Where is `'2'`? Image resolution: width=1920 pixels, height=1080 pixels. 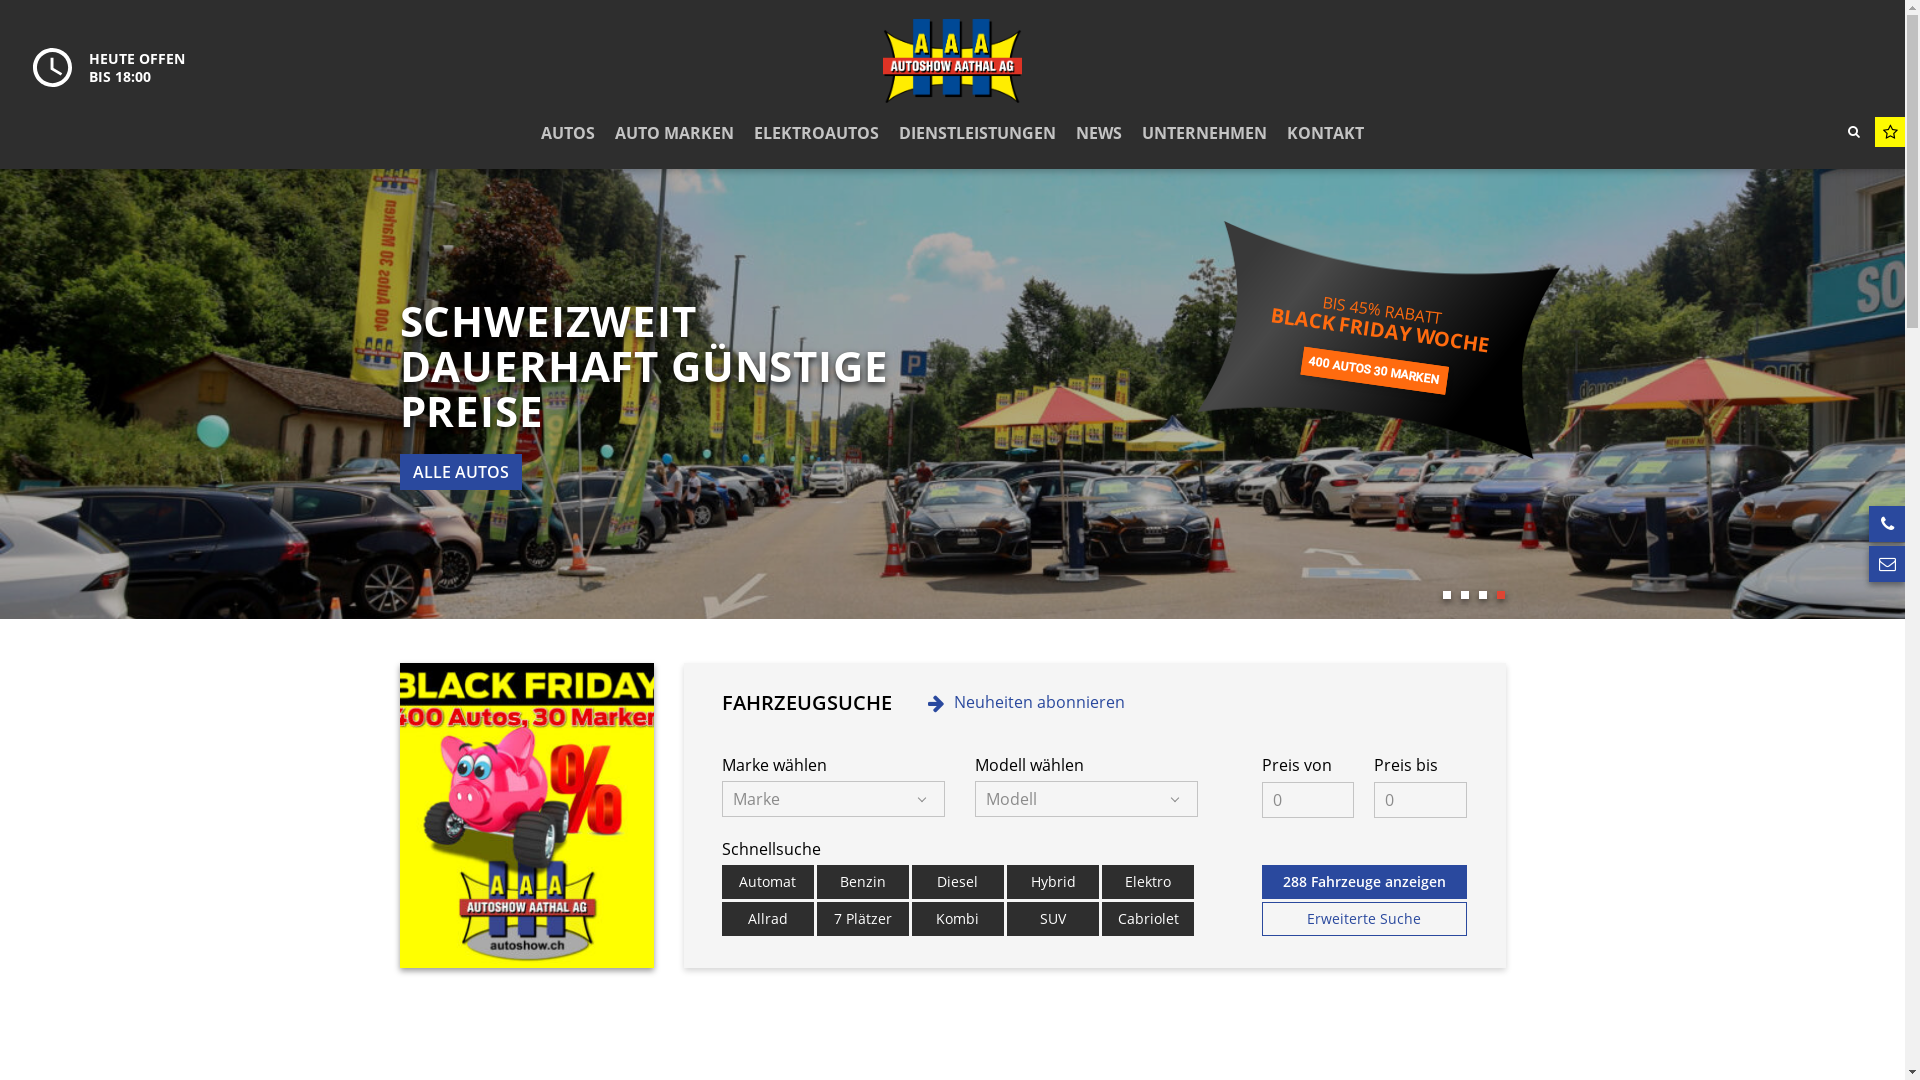 '2' is located at coordinates (1464, 593).